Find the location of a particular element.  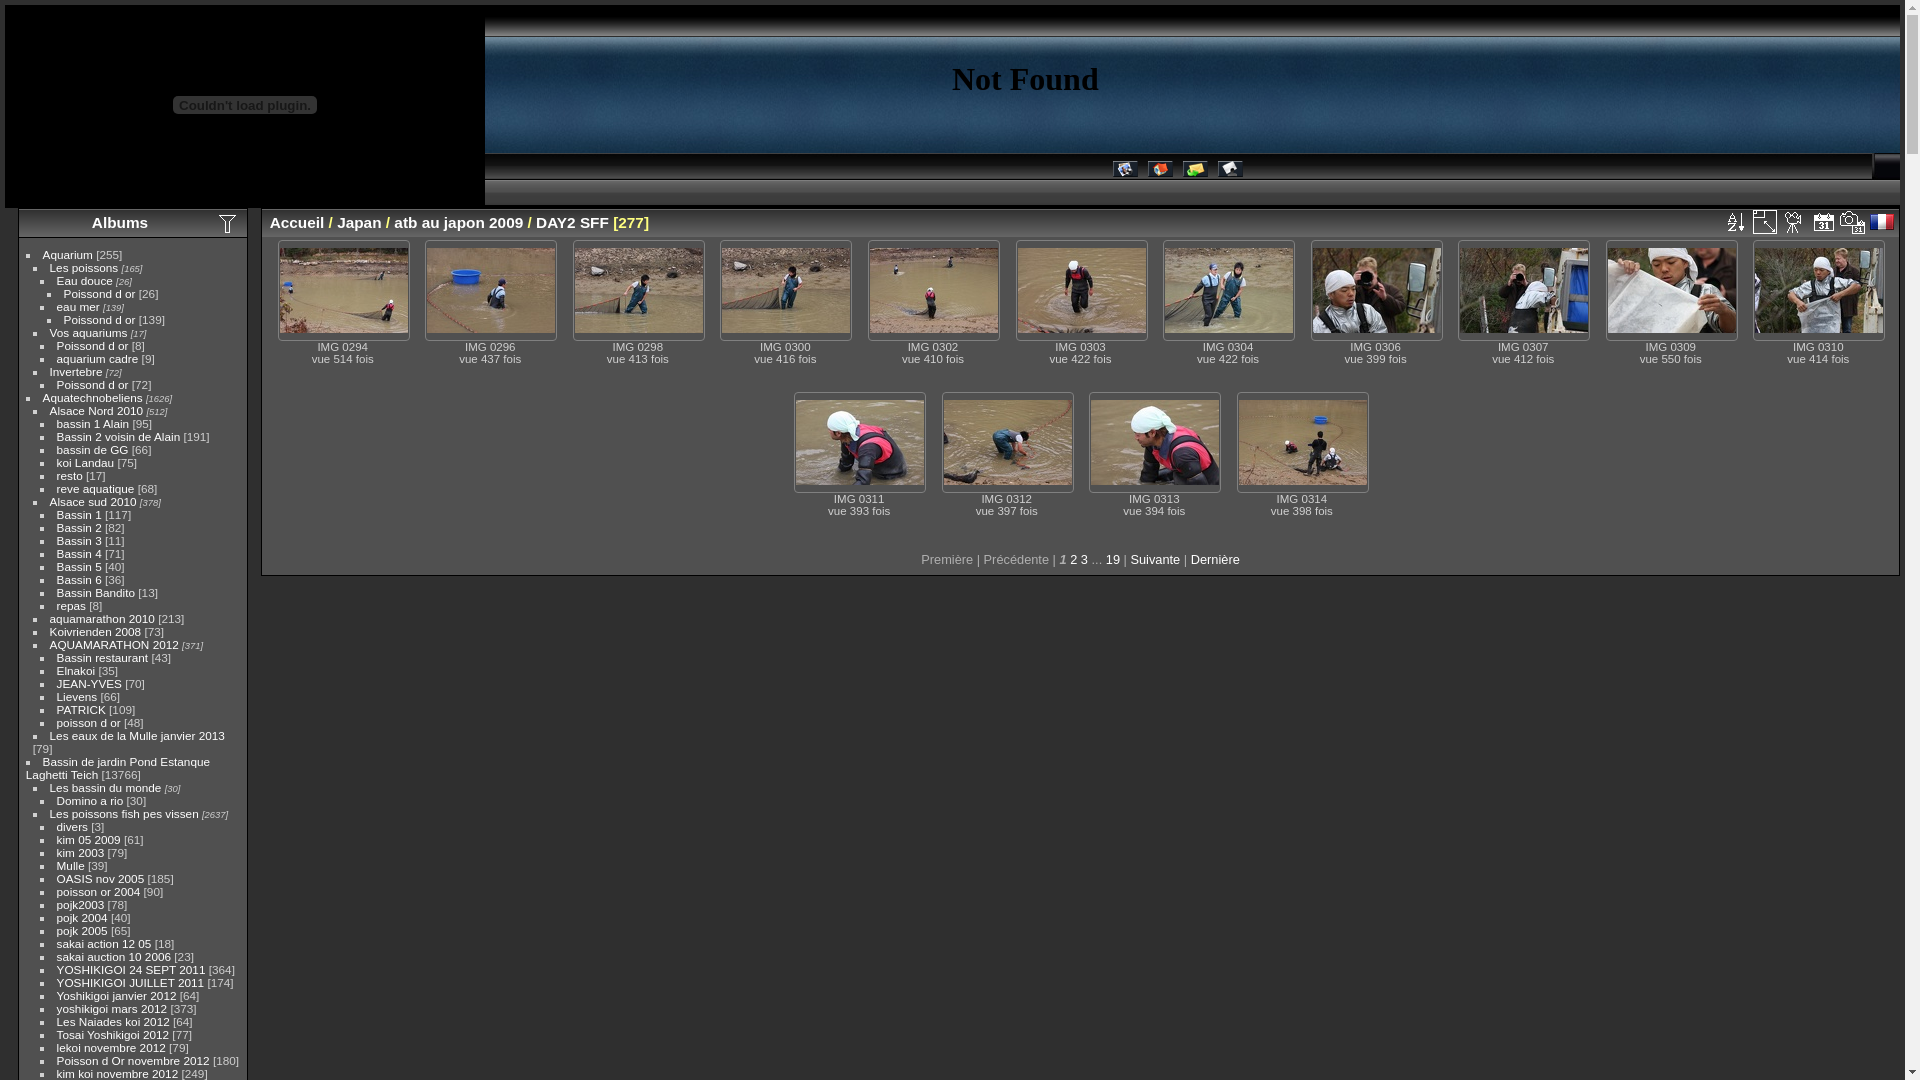

'bassin 1 Alain' is located at coordinates (92, 422).